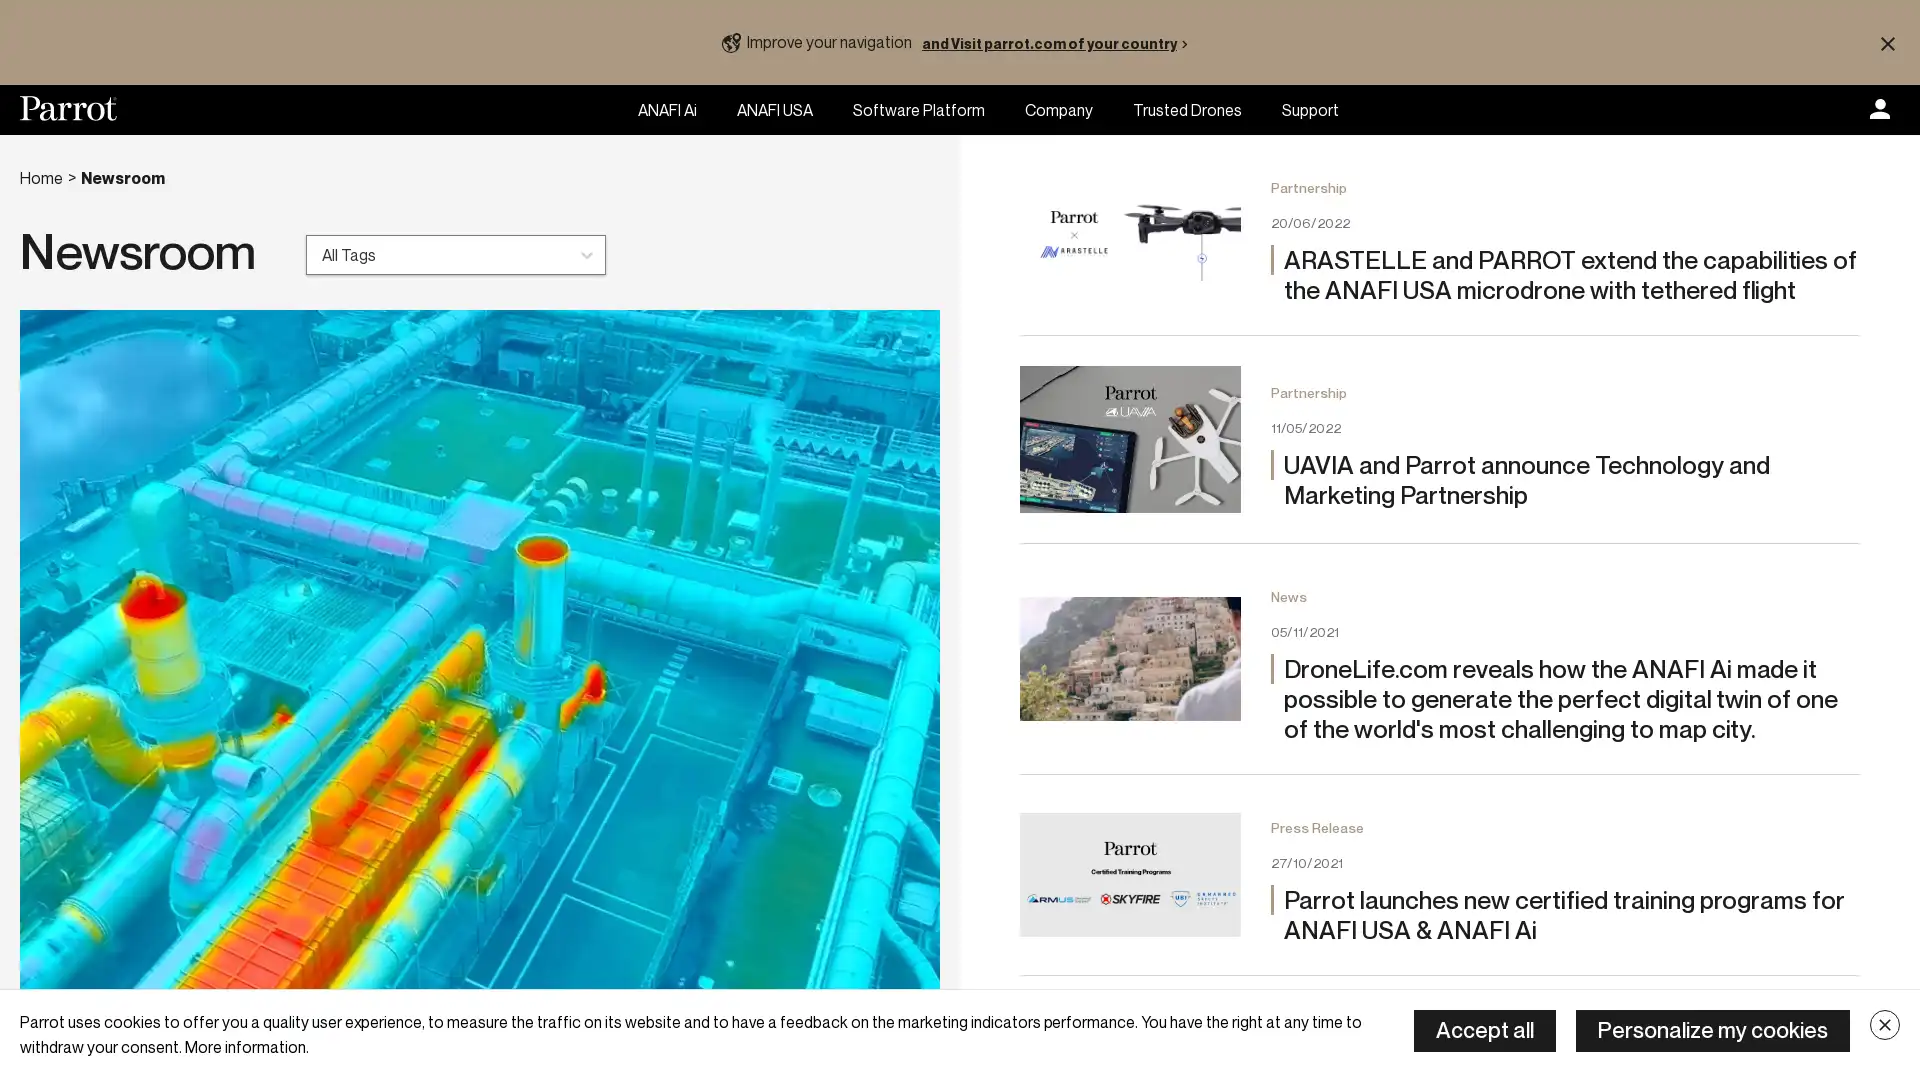 Image resolution: width=1920 pixels, height=1080 pixels. I want to click on my-parrot, so click(1879, 110).